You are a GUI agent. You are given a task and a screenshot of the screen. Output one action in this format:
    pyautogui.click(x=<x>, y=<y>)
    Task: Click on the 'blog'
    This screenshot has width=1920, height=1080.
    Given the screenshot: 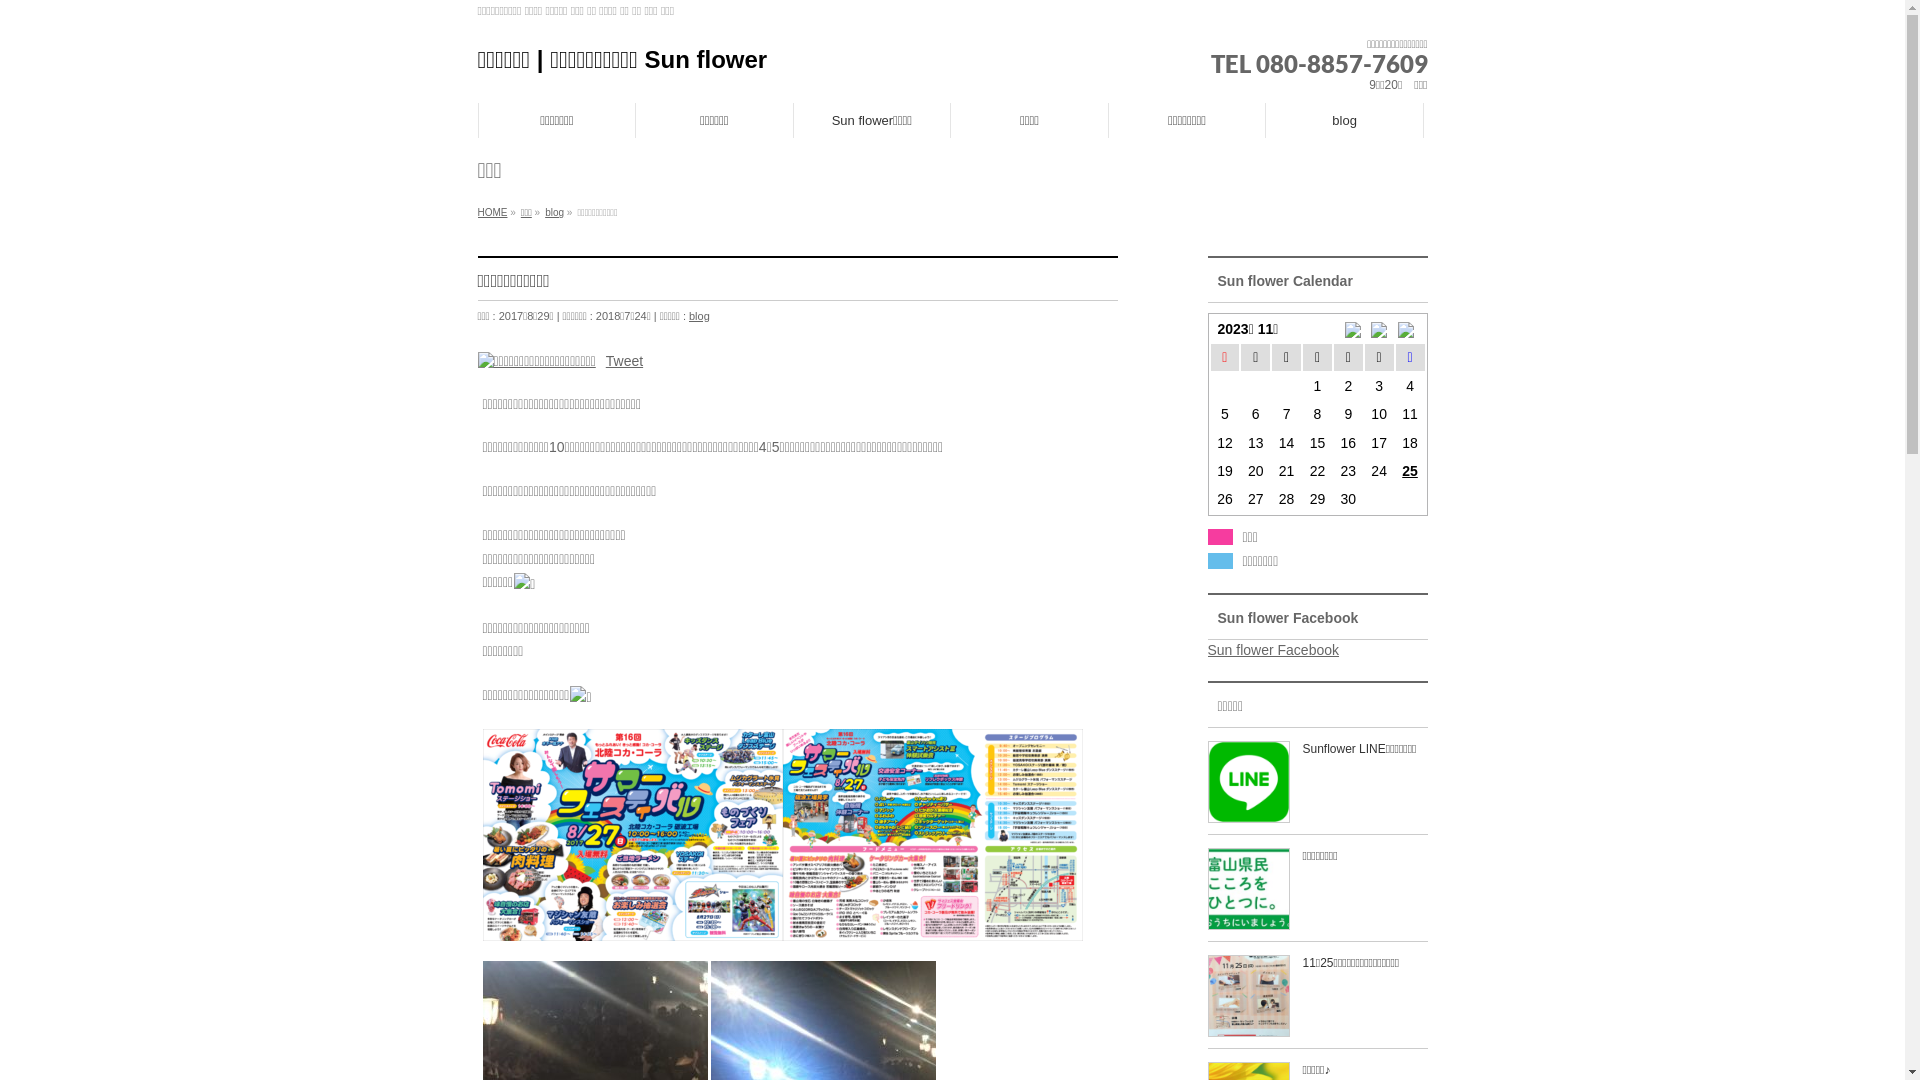 What is the action you would take?
    pyautogui.click(x=554, y=212)
    